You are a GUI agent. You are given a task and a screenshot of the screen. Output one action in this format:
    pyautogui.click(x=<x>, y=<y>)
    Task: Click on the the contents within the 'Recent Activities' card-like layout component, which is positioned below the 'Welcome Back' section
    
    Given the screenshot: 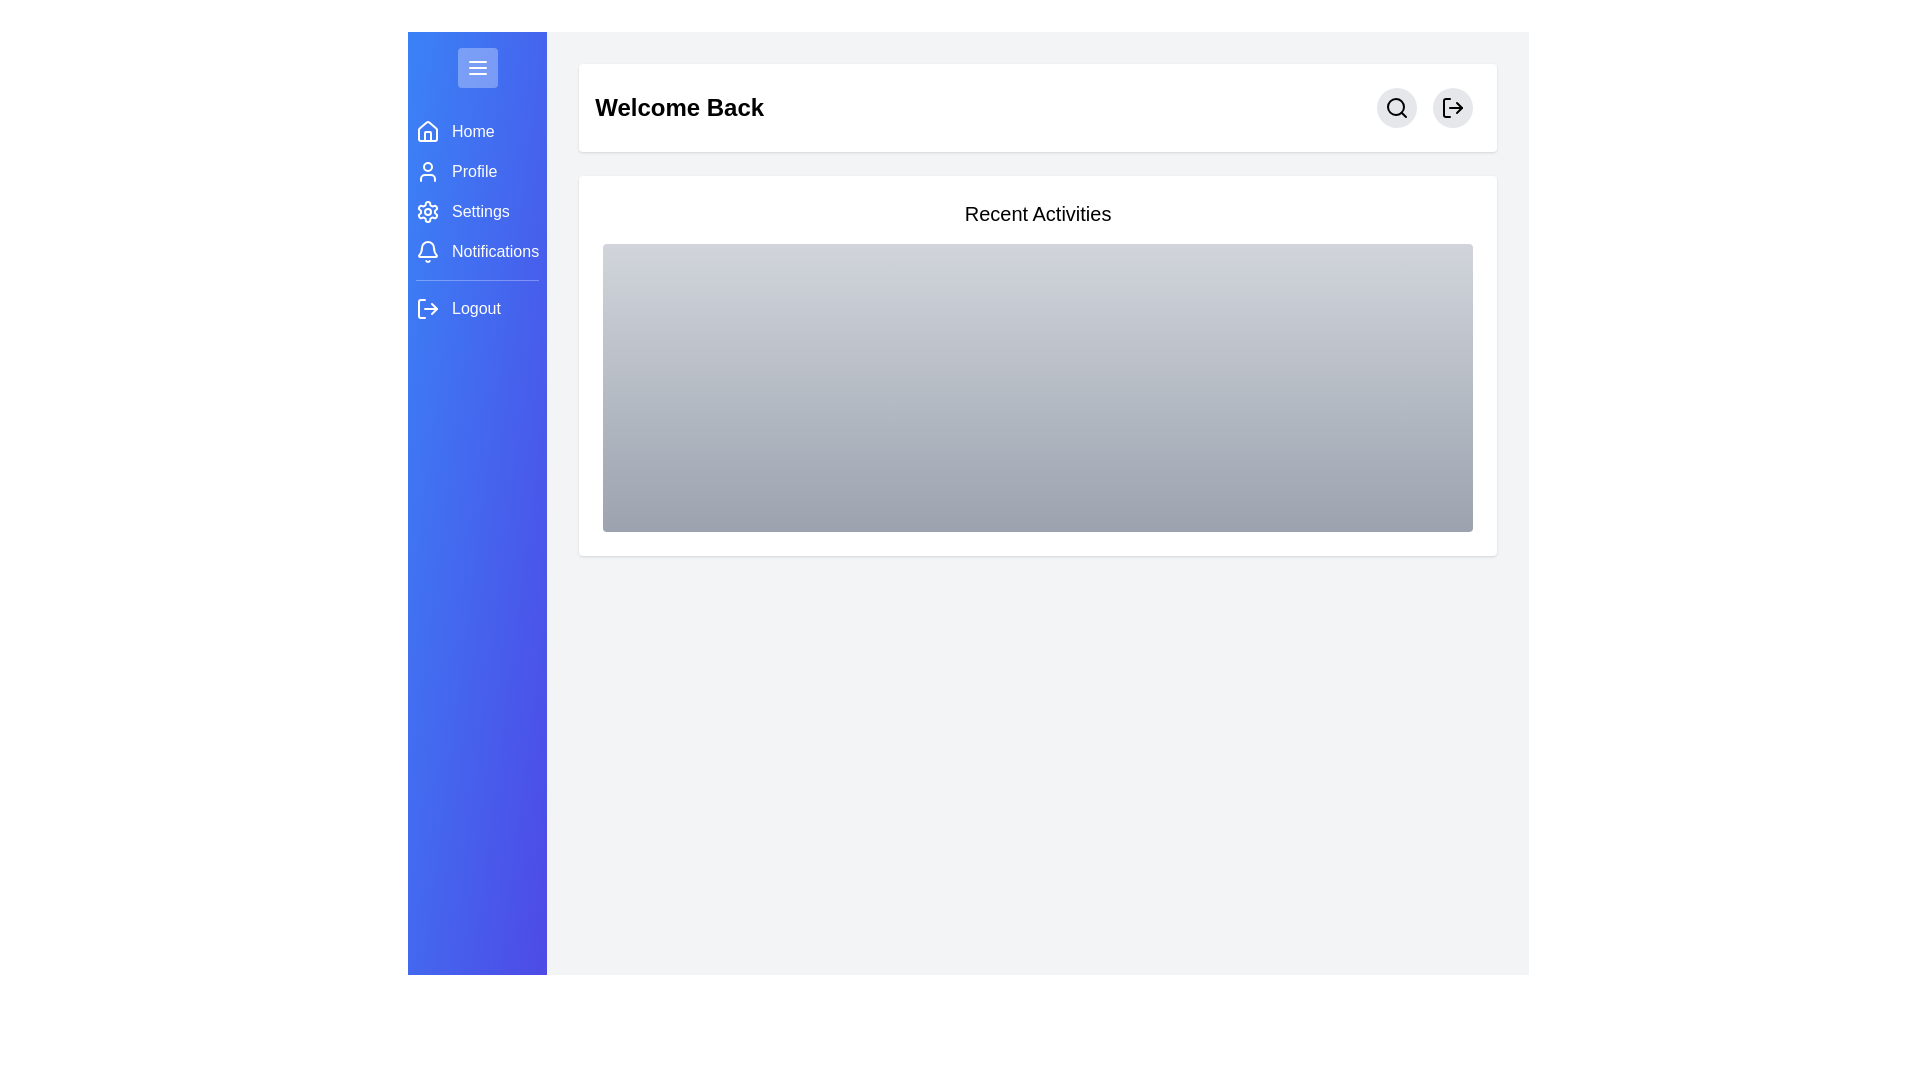 What is the action you would take?
    pyautogui.click(x=1038, y=366)
    